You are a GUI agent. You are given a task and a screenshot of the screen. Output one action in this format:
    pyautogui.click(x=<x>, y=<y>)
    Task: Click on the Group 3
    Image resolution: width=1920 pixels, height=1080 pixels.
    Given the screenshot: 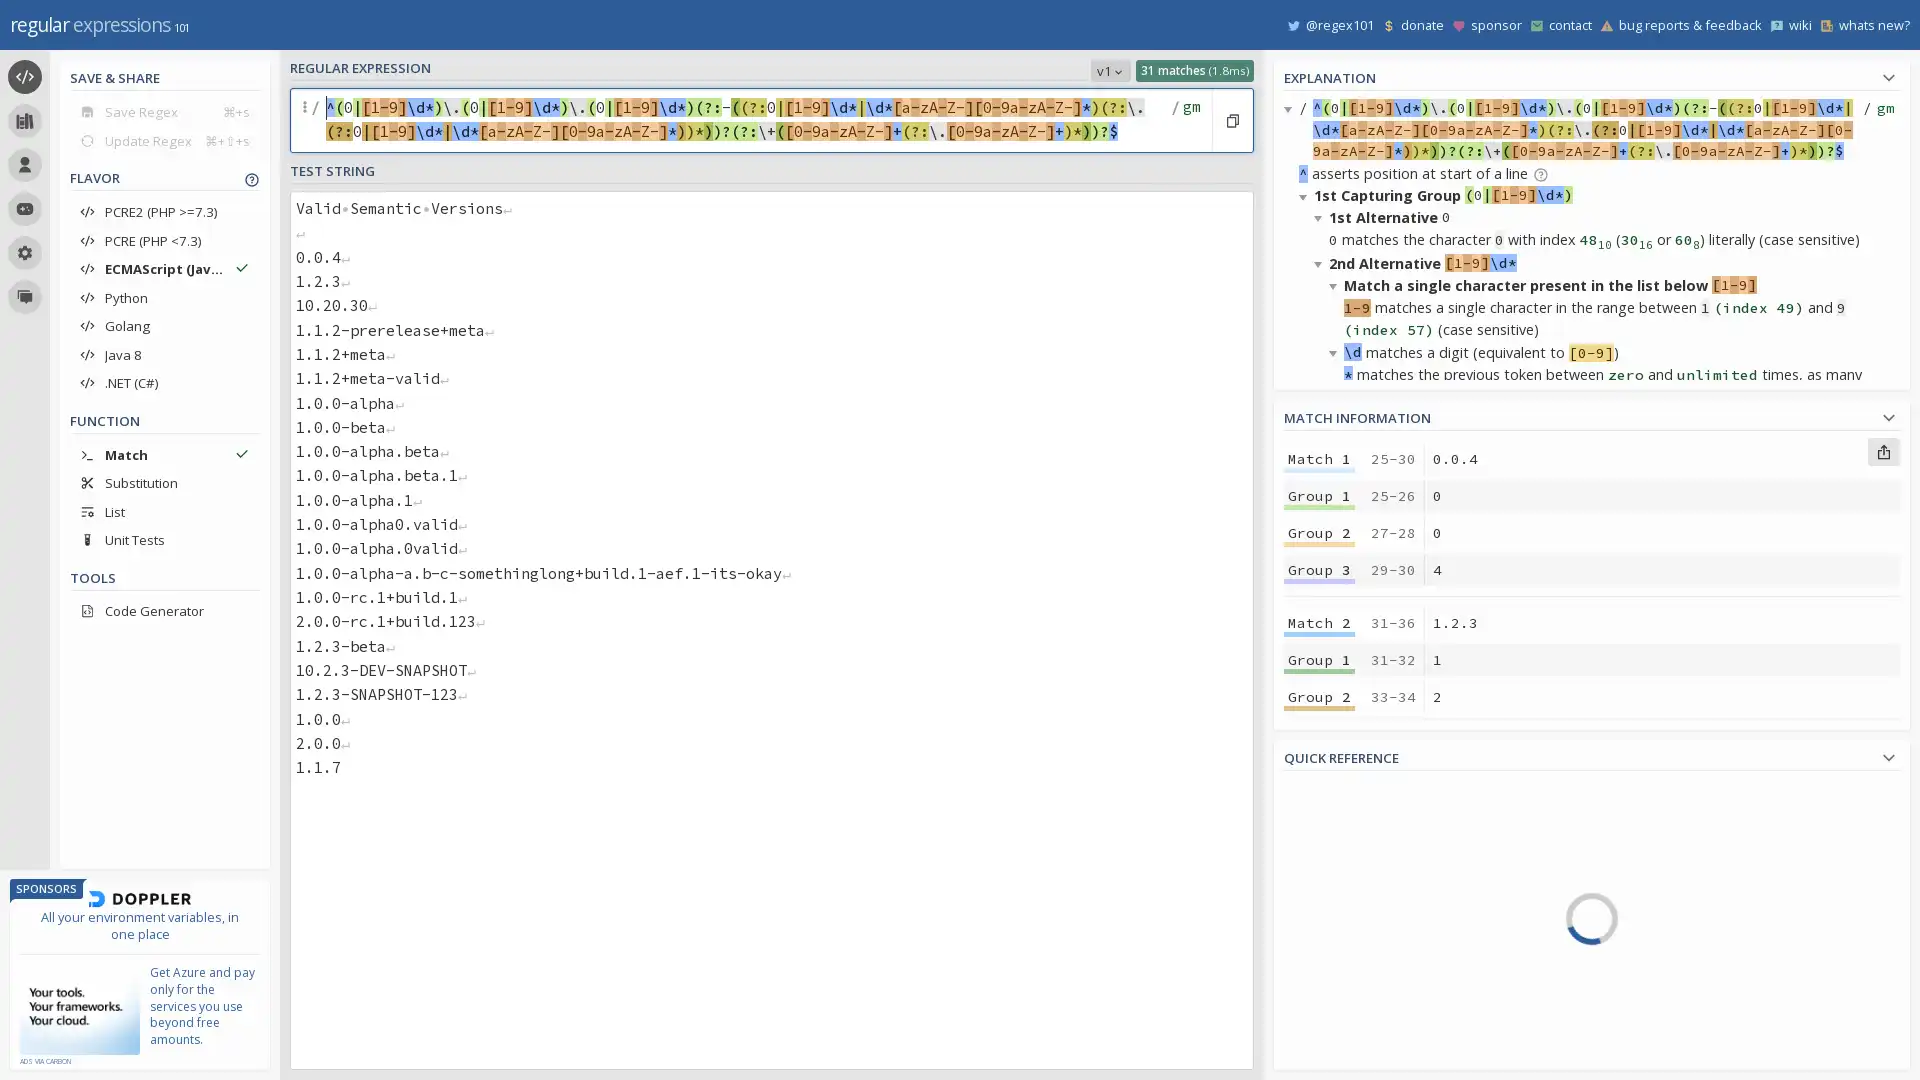 What is the action you would take?
    pyautogui.click(x=1319, y=733)
    